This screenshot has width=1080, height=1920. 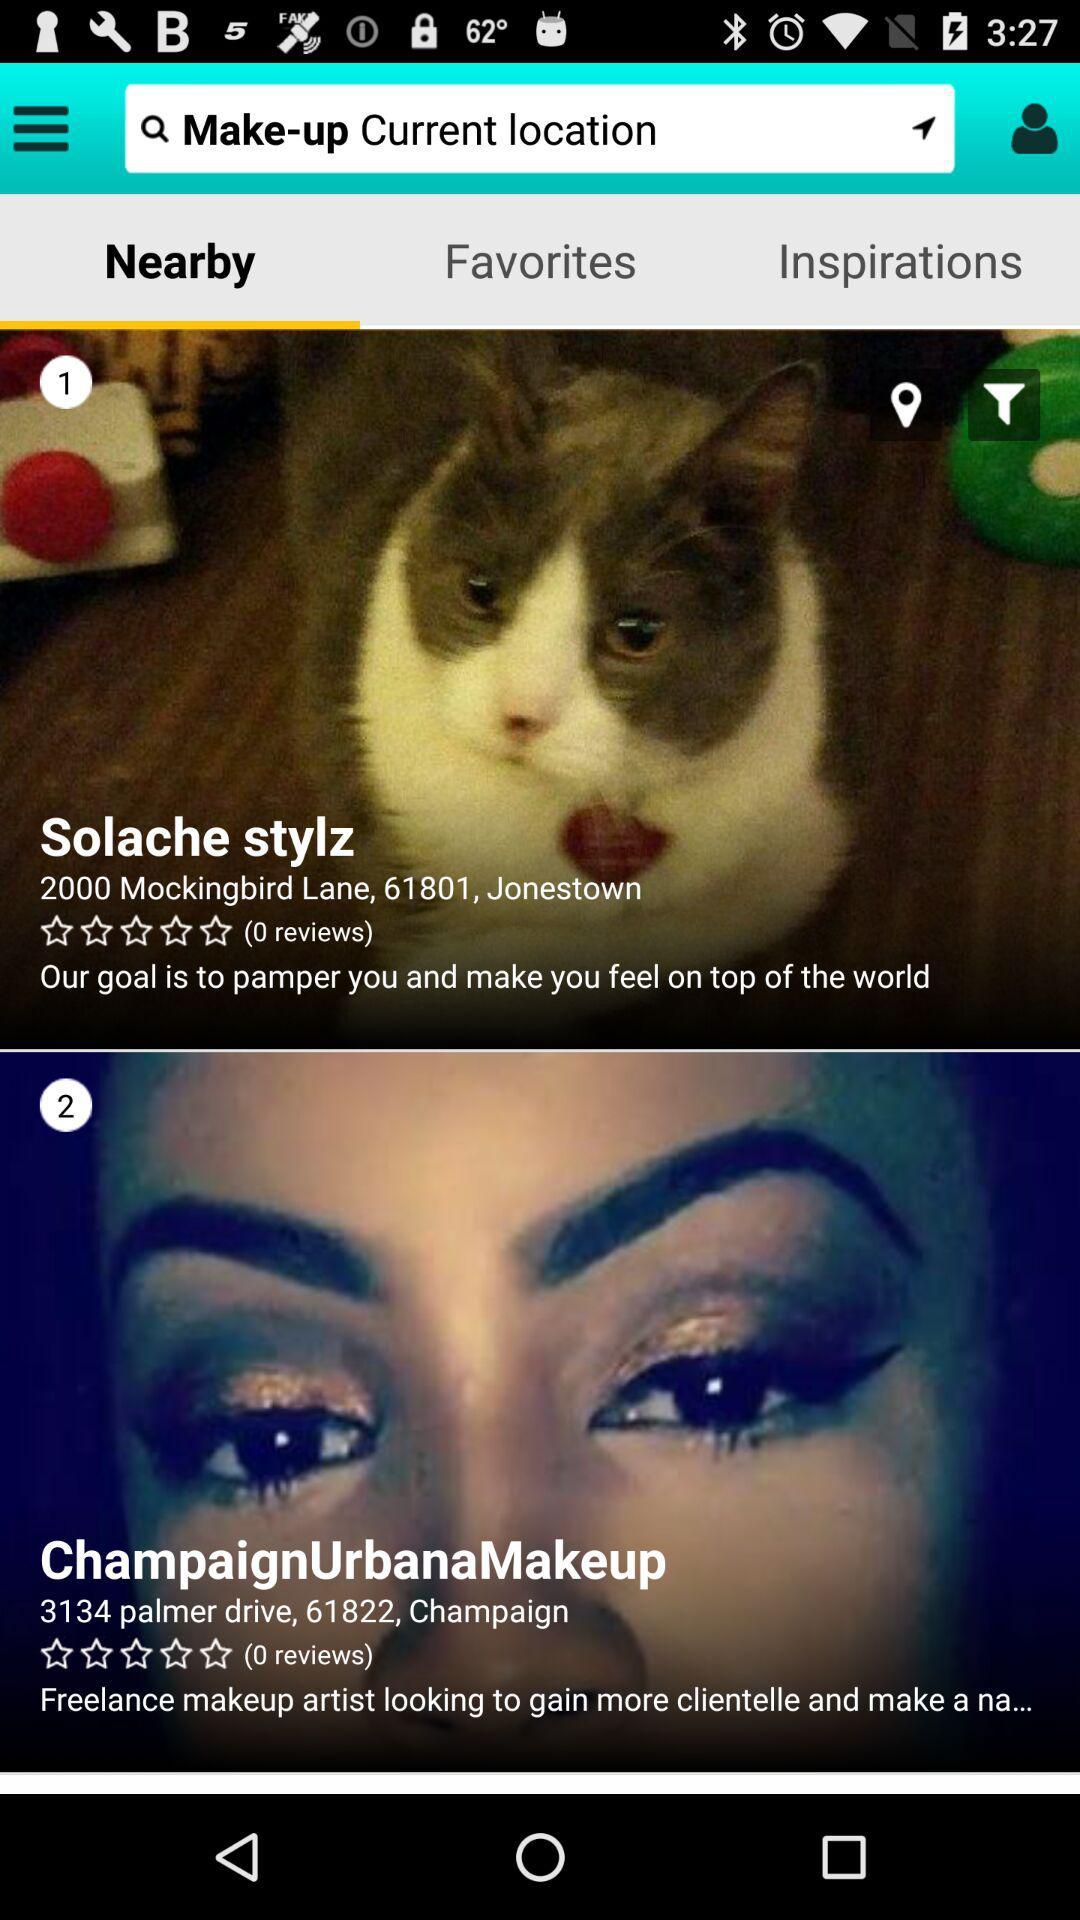 I want to click on the item below the 2, so click(x=540, y=1557).